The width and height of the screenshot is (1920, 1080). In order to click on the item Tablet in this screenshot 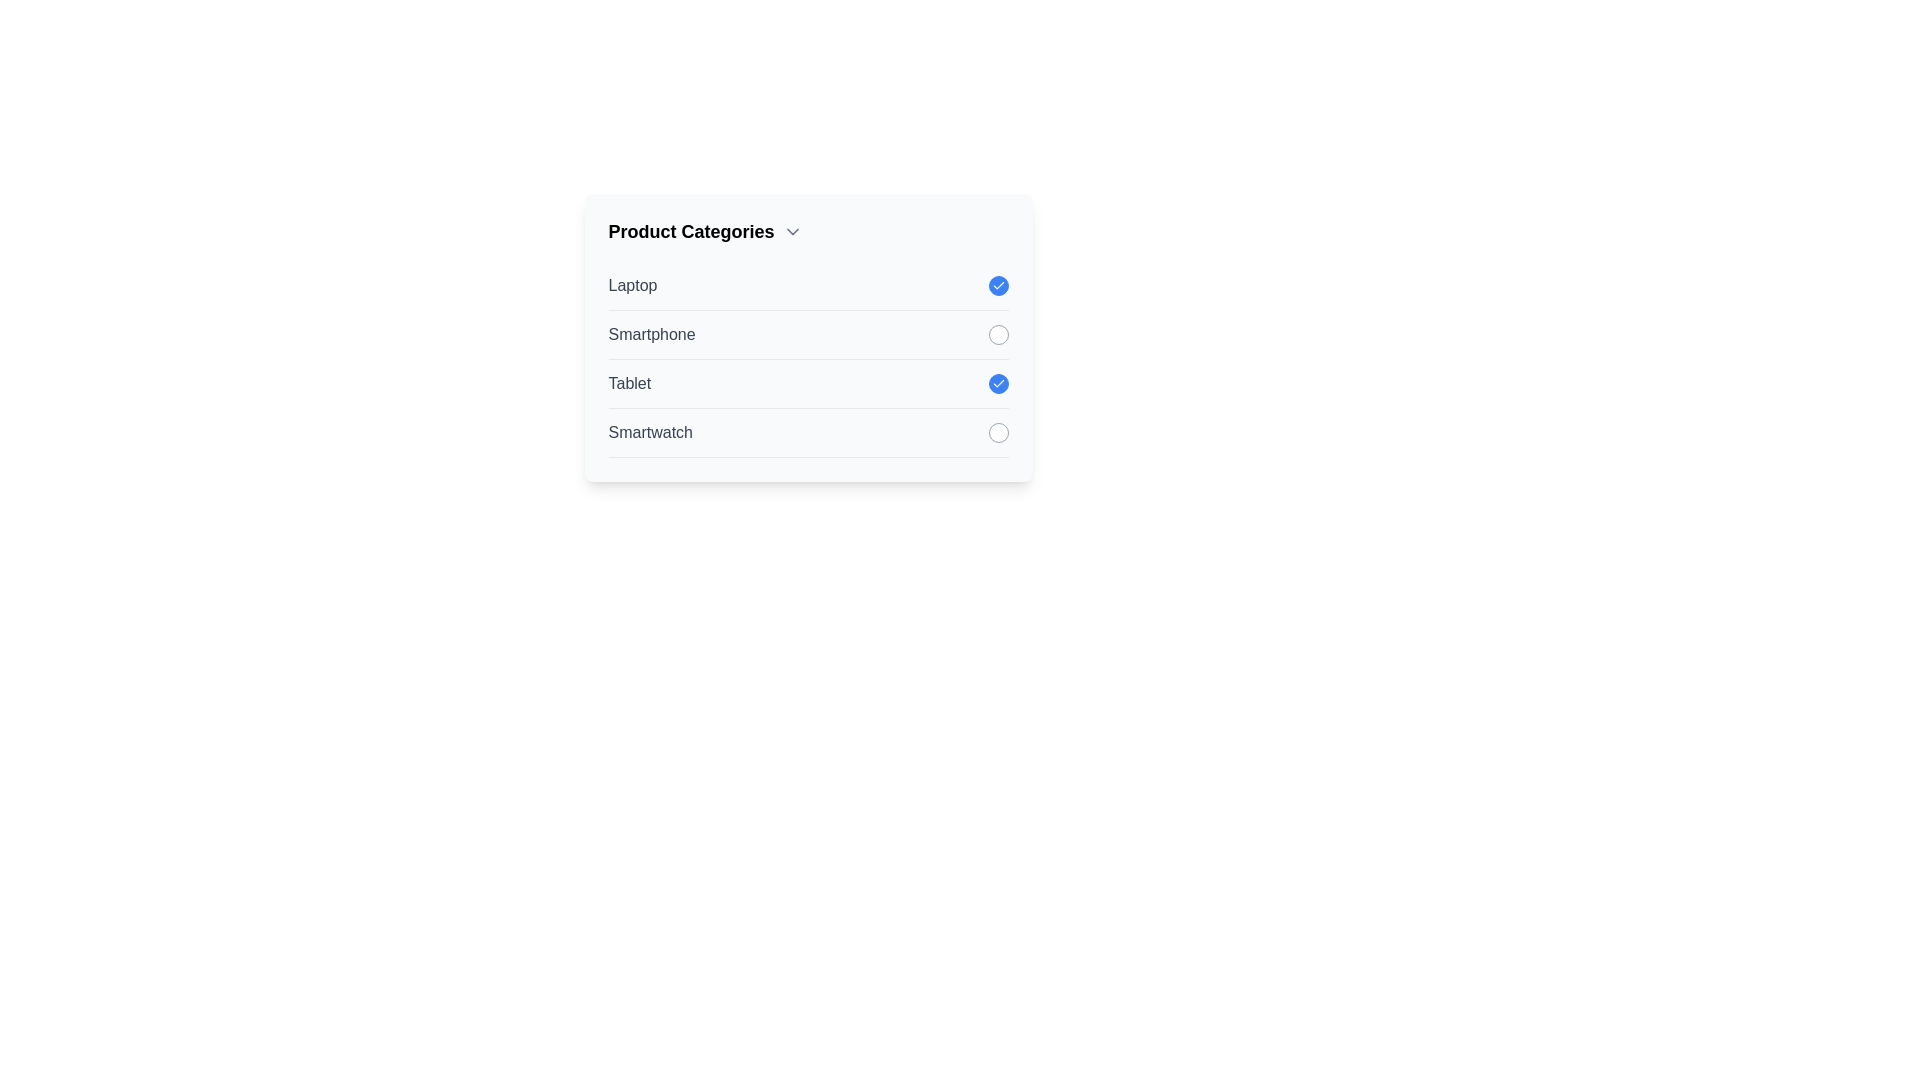, I will do `click(998, 384)`.